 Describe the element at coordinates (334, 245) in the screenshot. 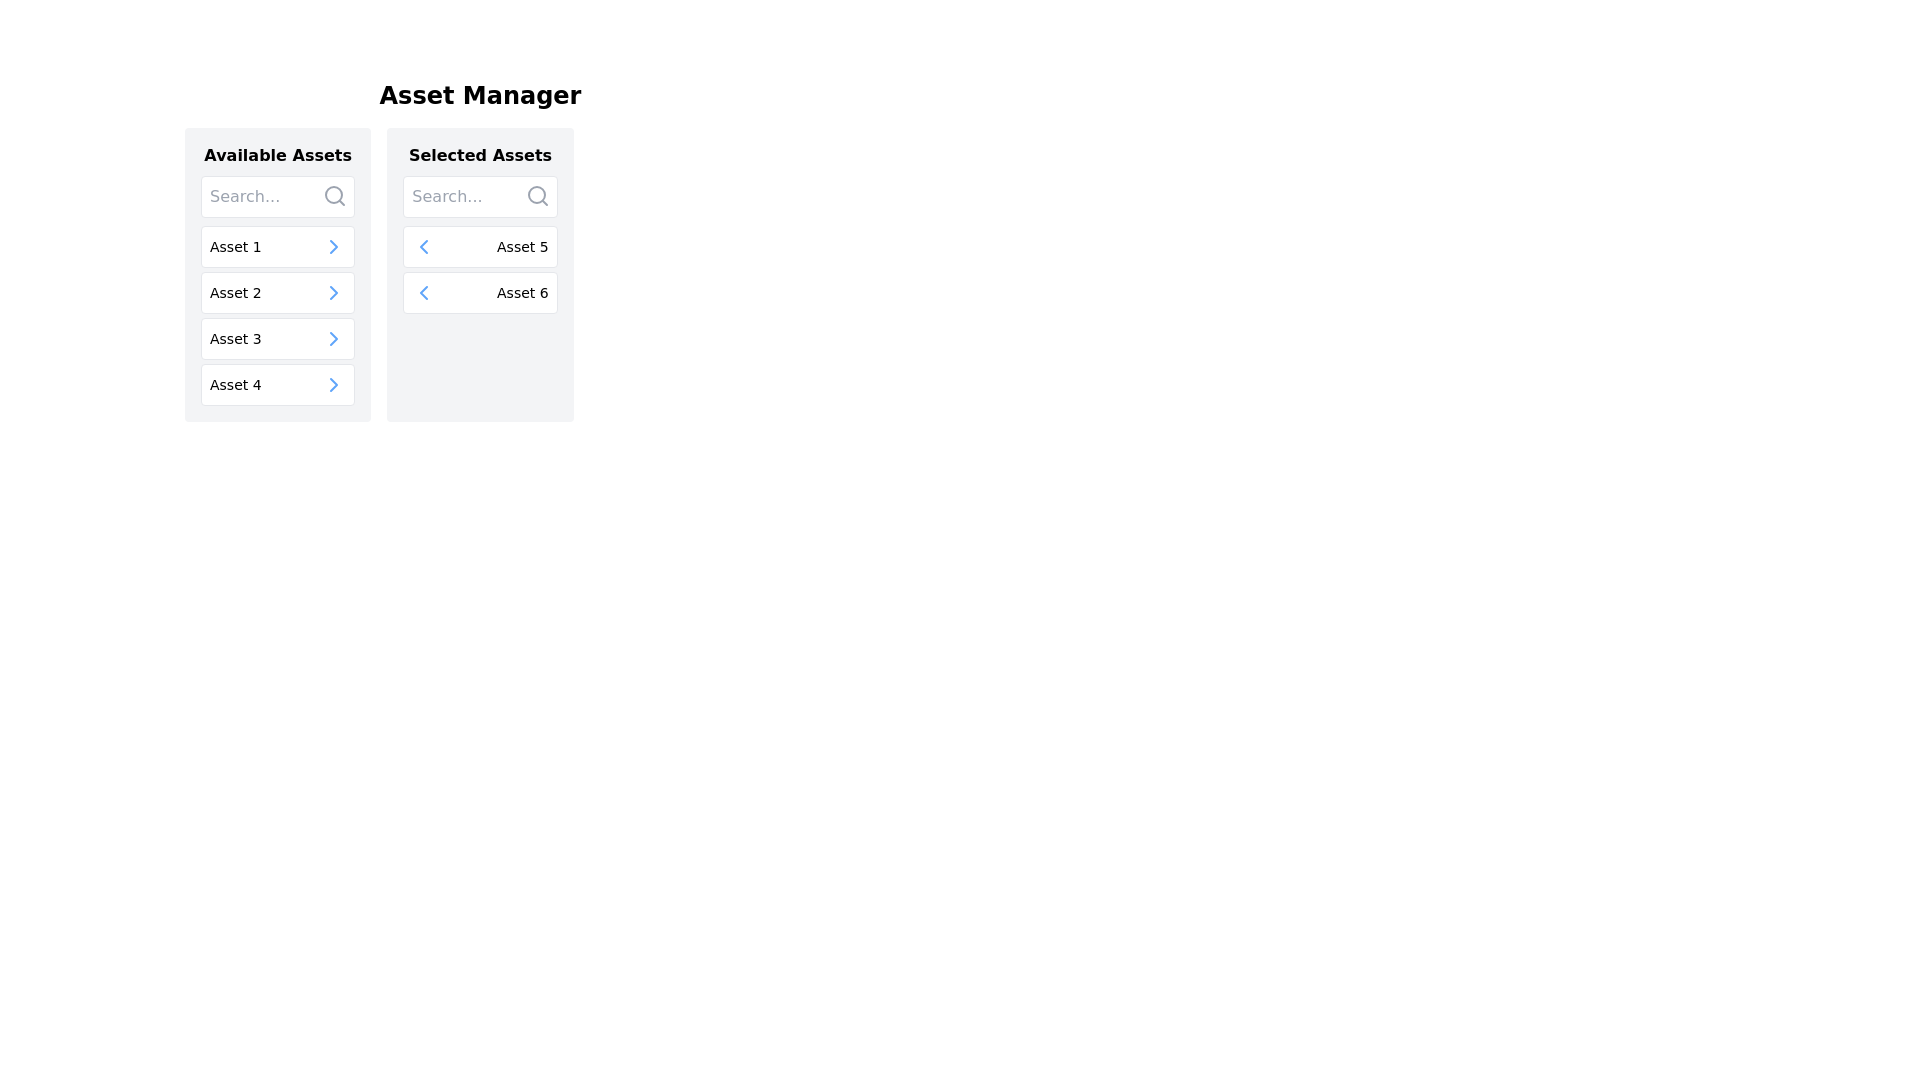

I see `the navigational icon next to the 'Asset 1' label` at that location.